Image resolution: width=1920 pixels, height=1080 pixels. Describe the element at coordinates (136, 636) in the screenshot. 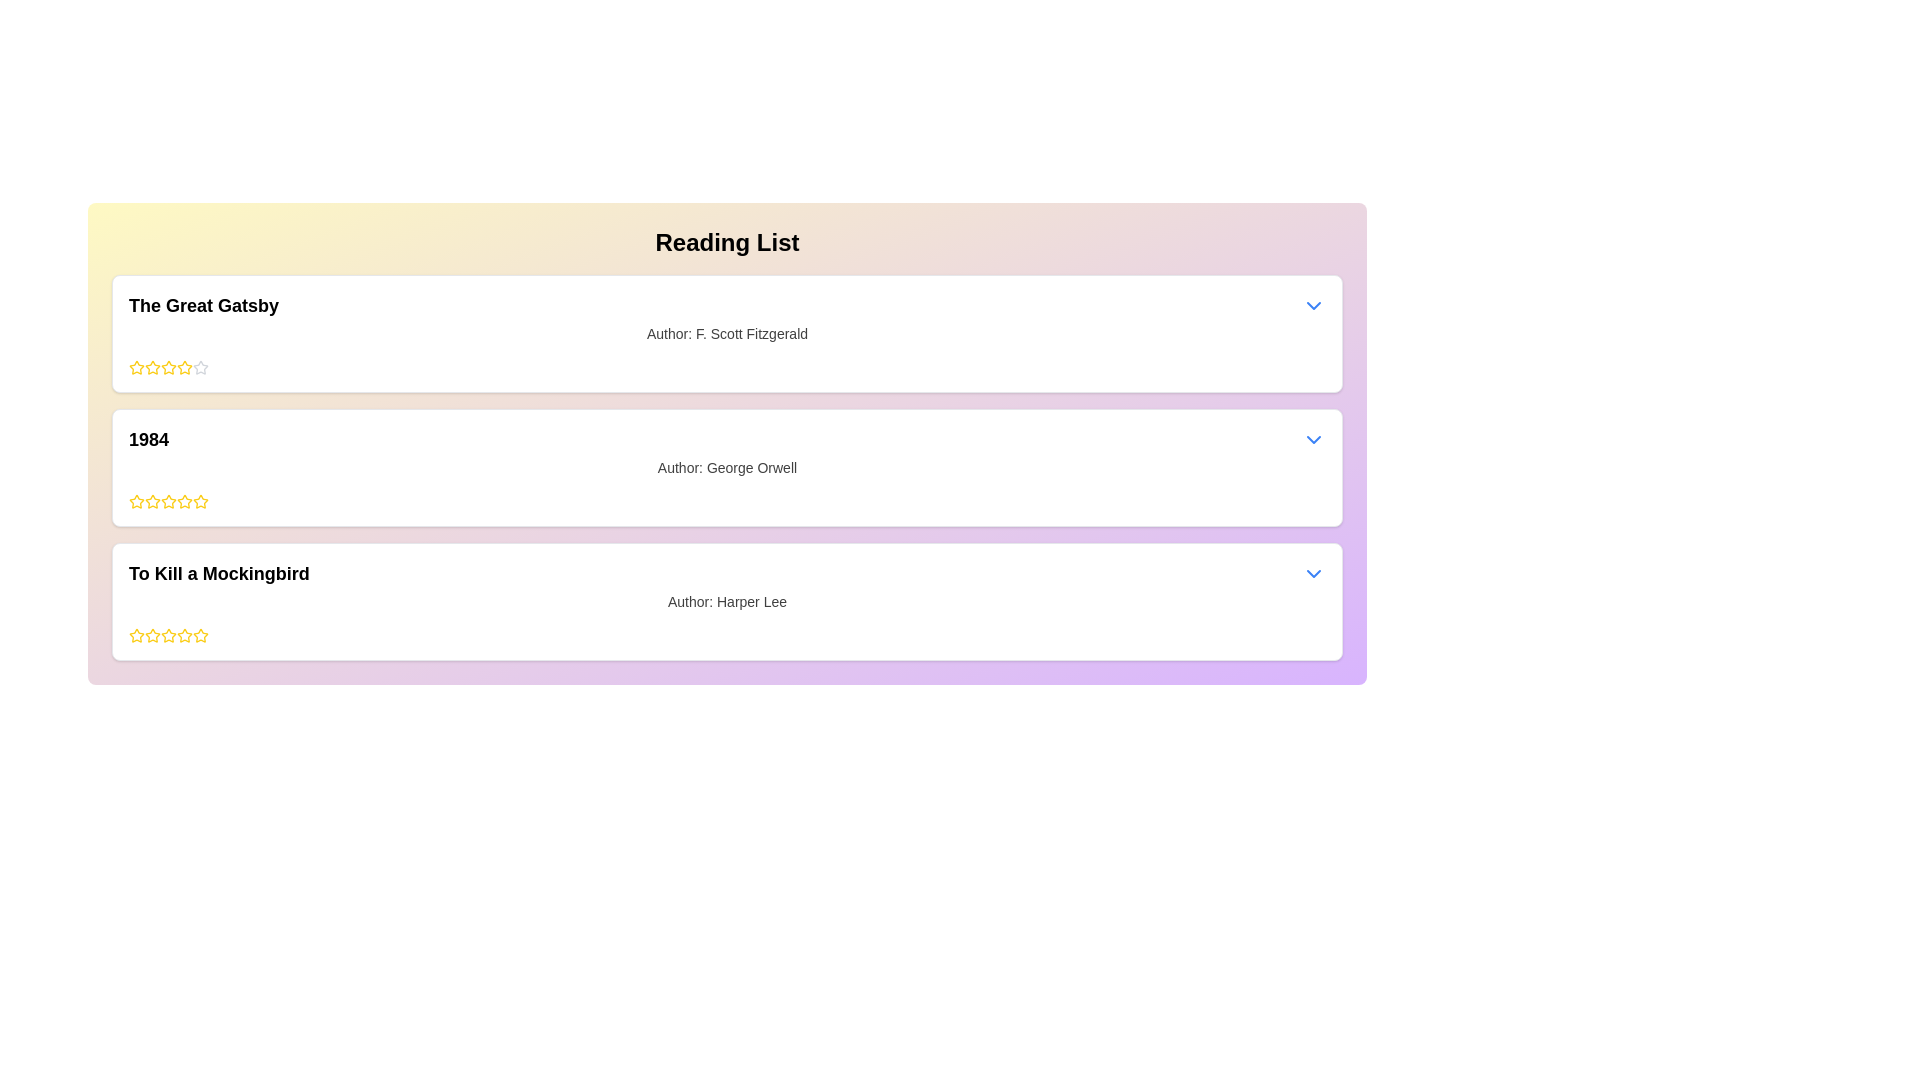

I see `the first rating star icon representing the rating for the book 'To Kill a Mockingbird'` at that location.